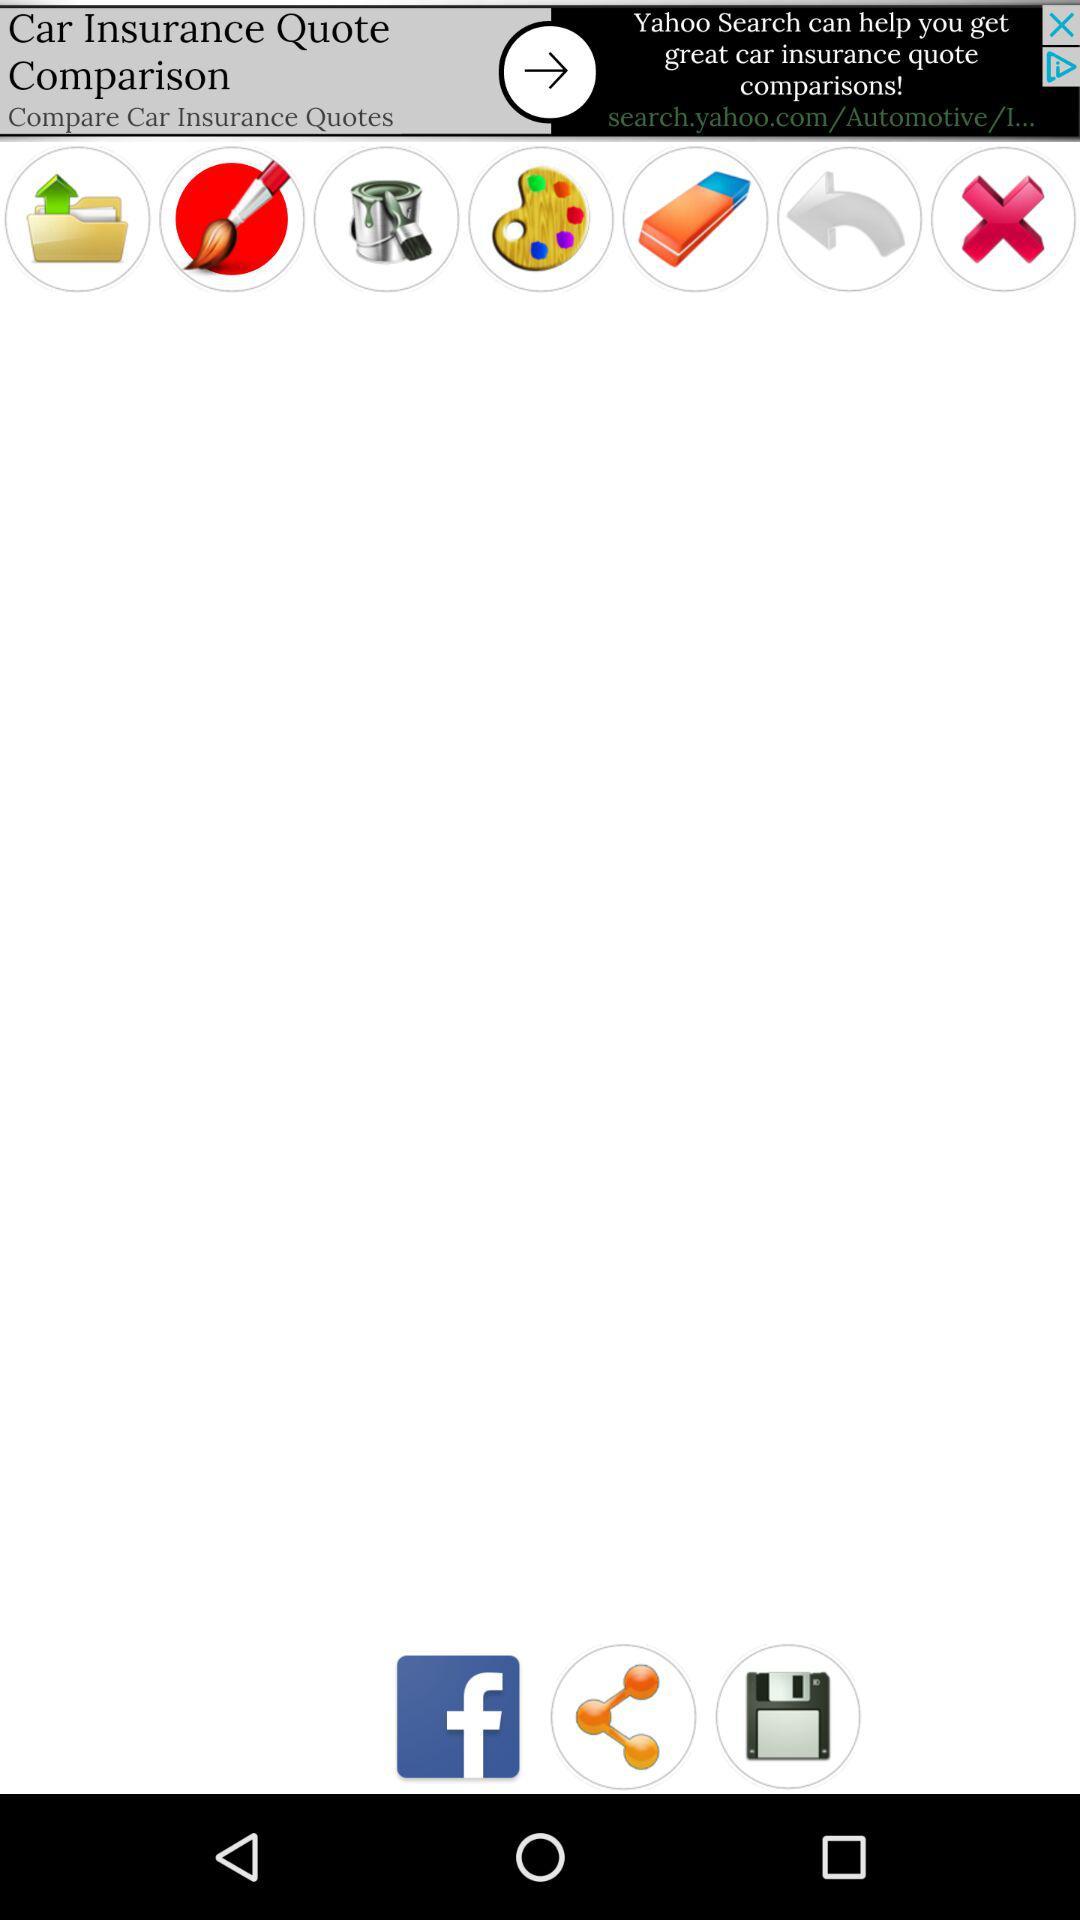 The height and width of the screenshot is (1920, 1080). I want to click on the undo icon, so click(849, 234).